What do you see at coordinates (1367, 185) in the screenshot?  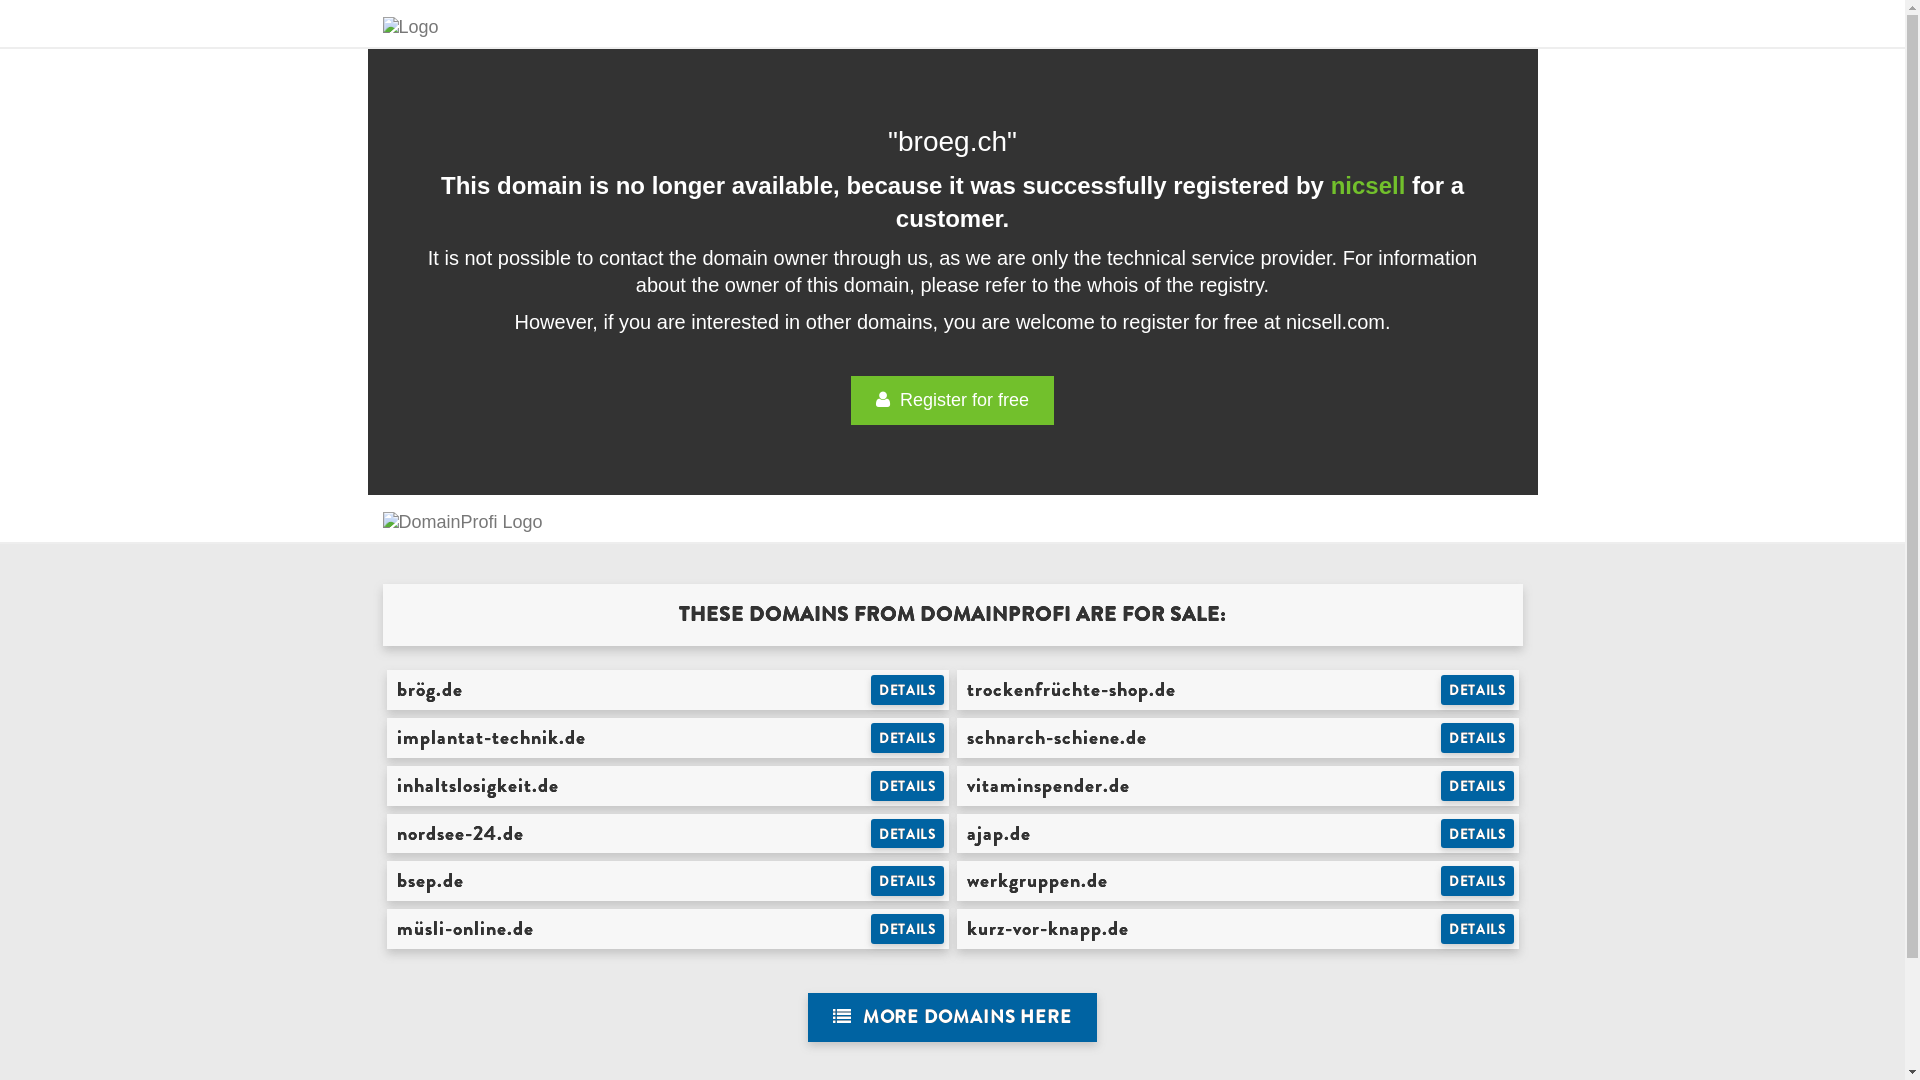 I see `'nicsell'` at bounding box center [1367, 185].